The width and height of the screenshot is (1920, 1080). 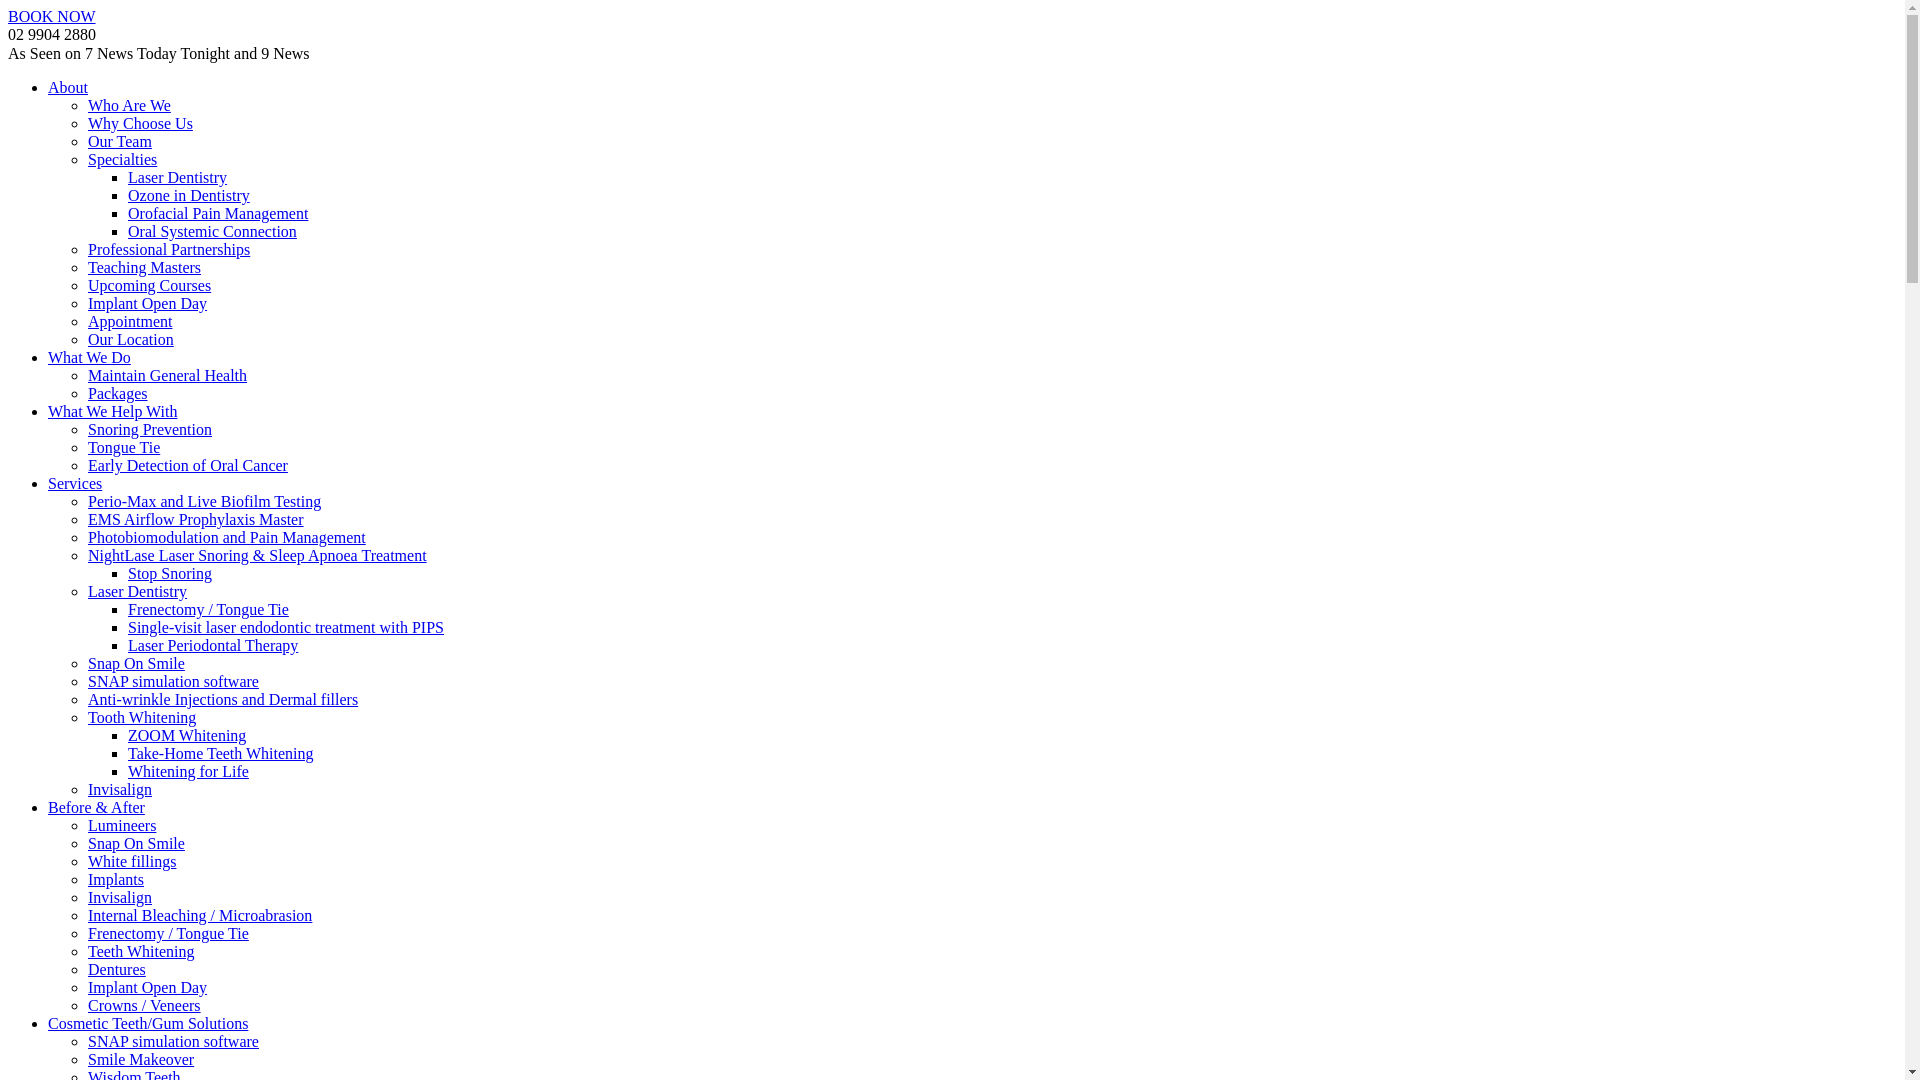 What do you see at coordinates (86, 140) in the screenshot?
I see `'Our Team'` at bounding box center [86, 140].